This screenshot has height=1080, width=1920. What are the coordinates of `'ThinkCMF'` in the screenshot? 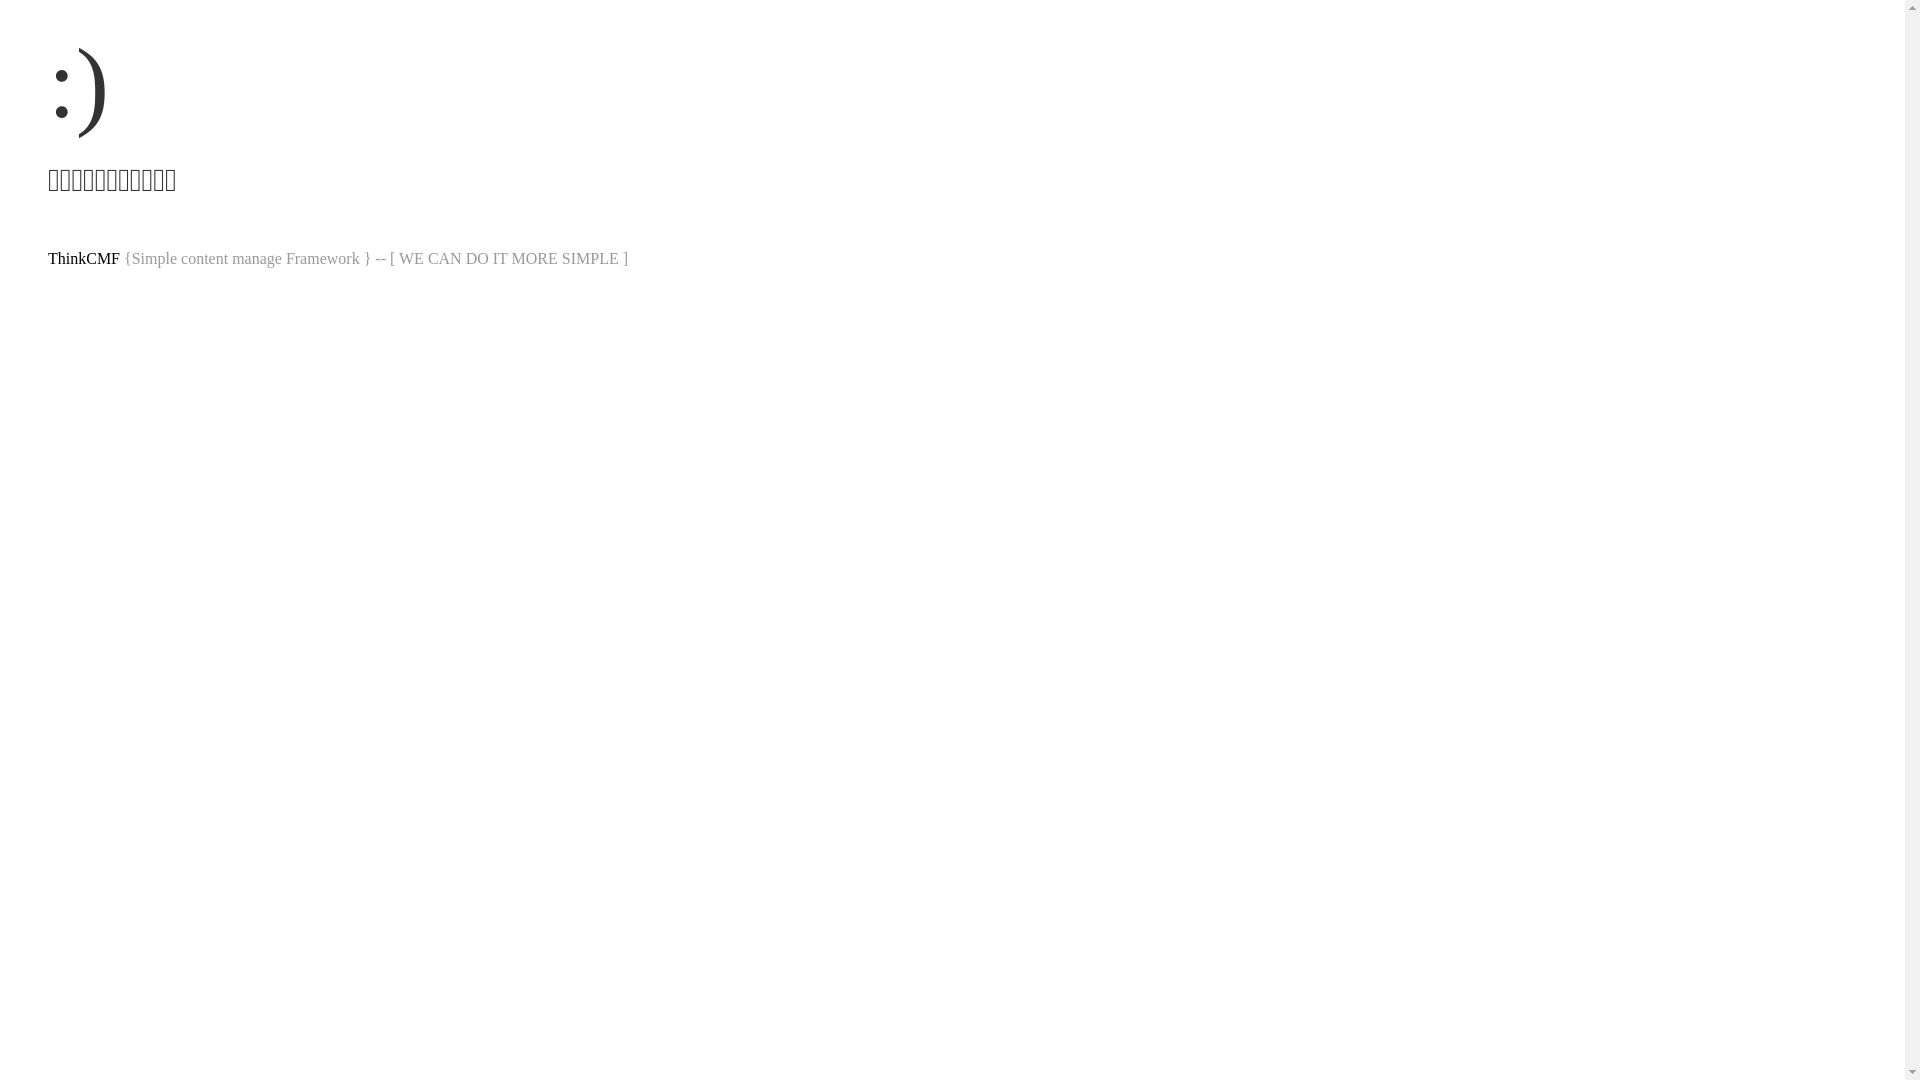 It's located at (82, 257).